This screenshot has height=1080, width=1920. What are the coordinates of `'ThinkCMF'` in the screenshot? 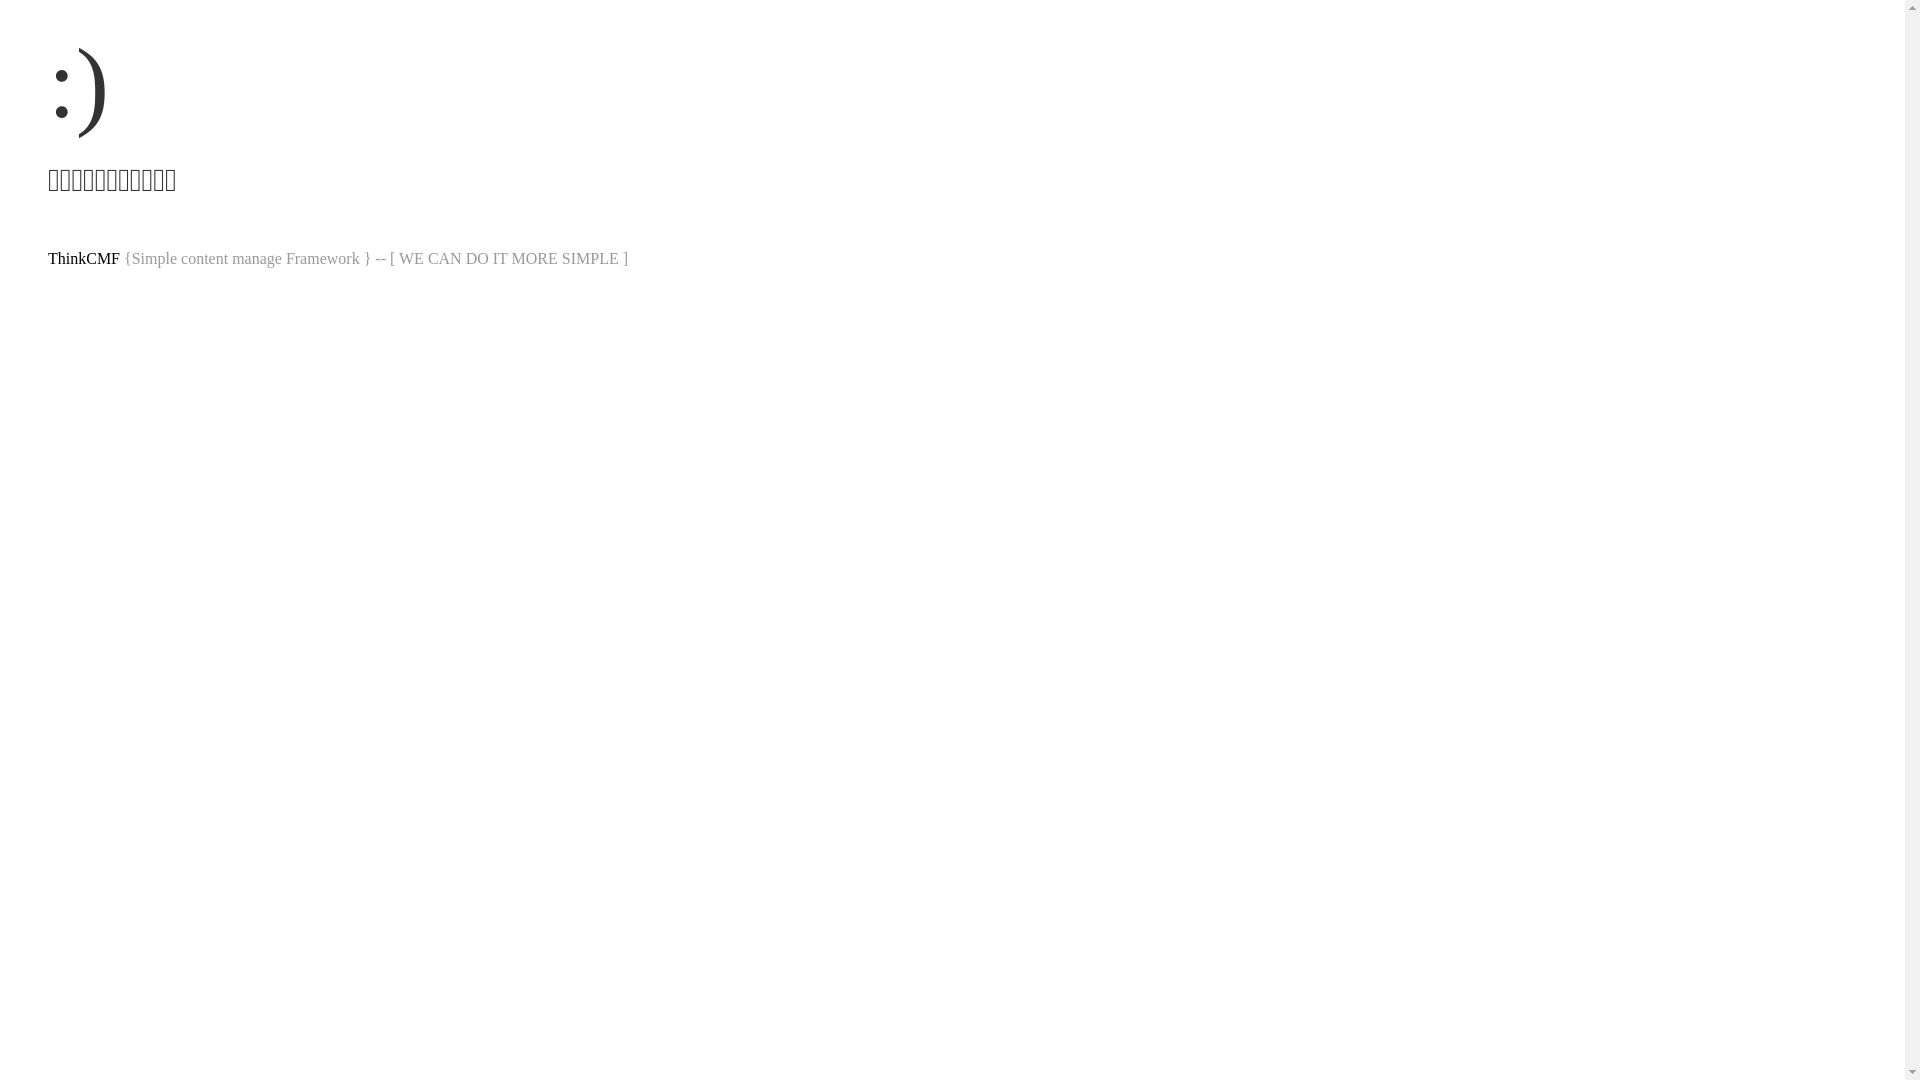 It's located at (82, 257).